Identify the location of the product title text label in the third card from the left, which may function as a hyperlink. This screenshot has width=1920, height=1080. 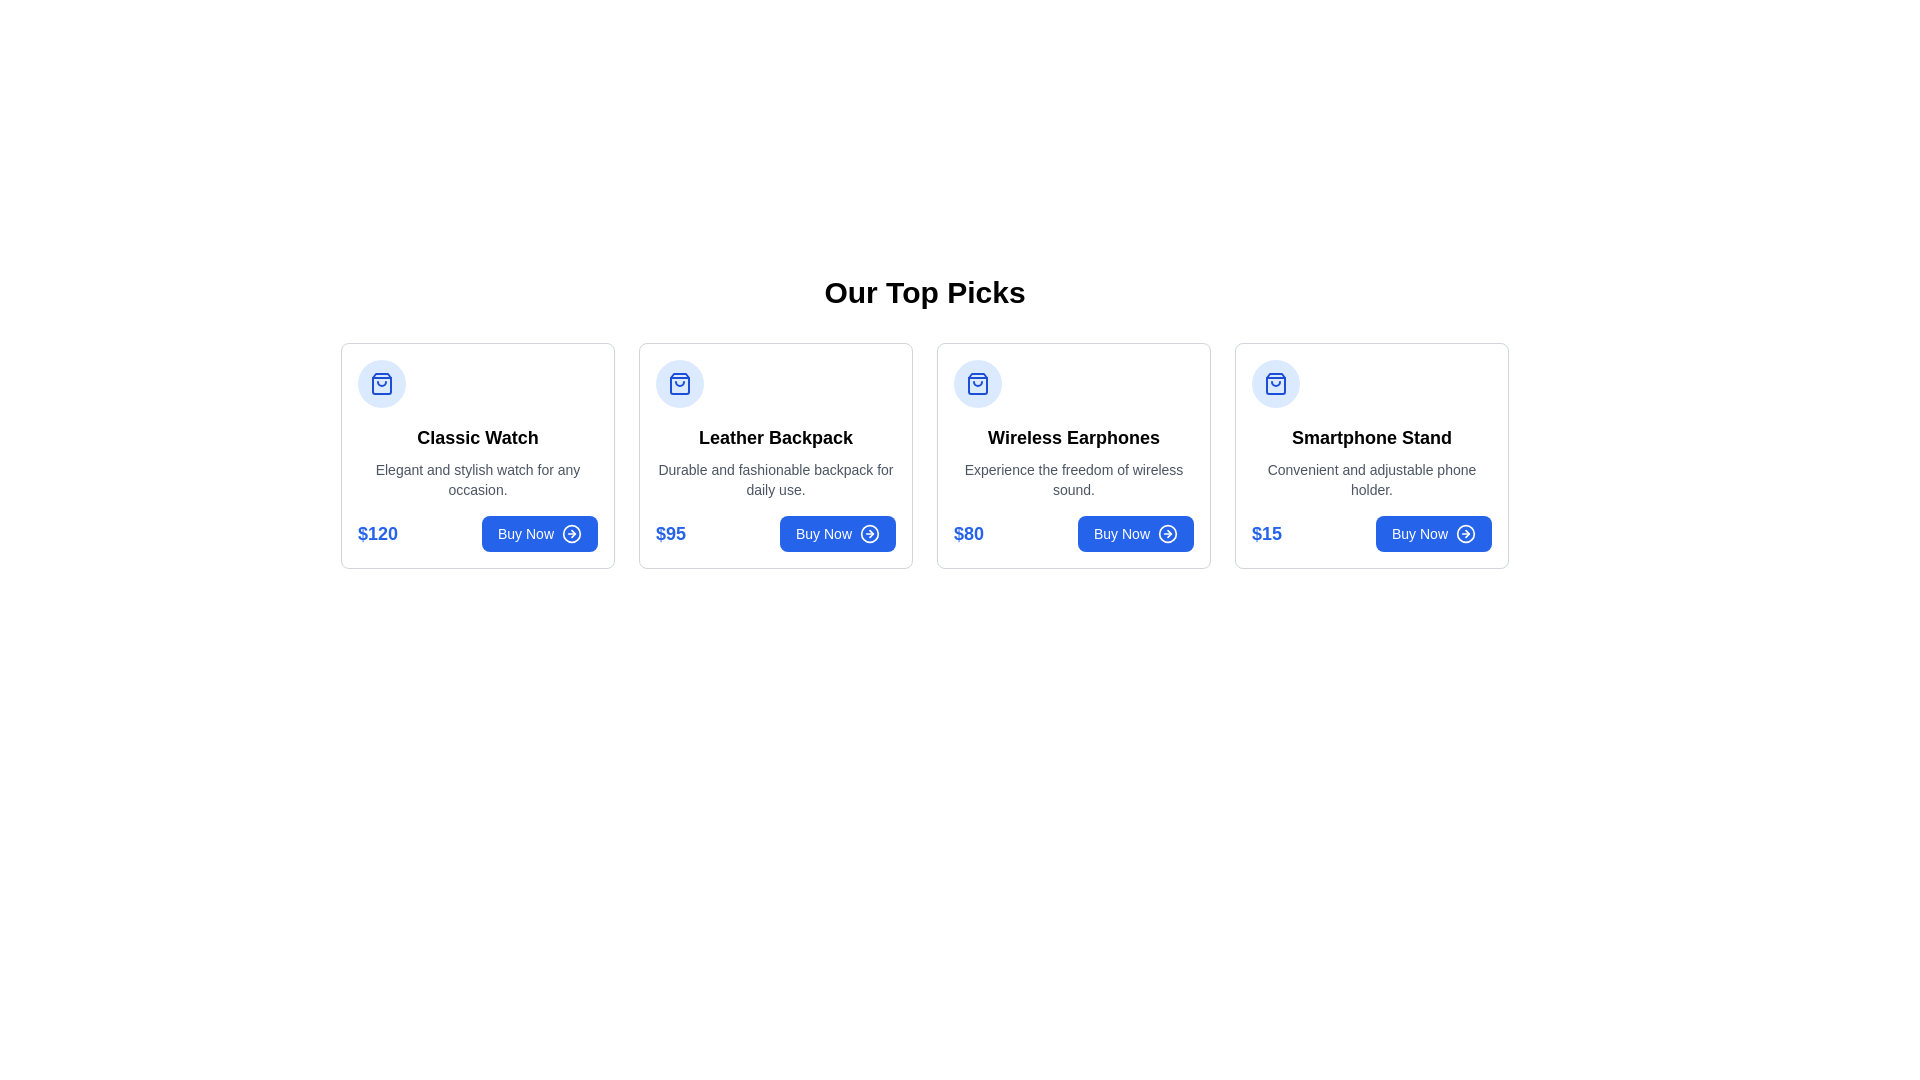
(1073, 437).